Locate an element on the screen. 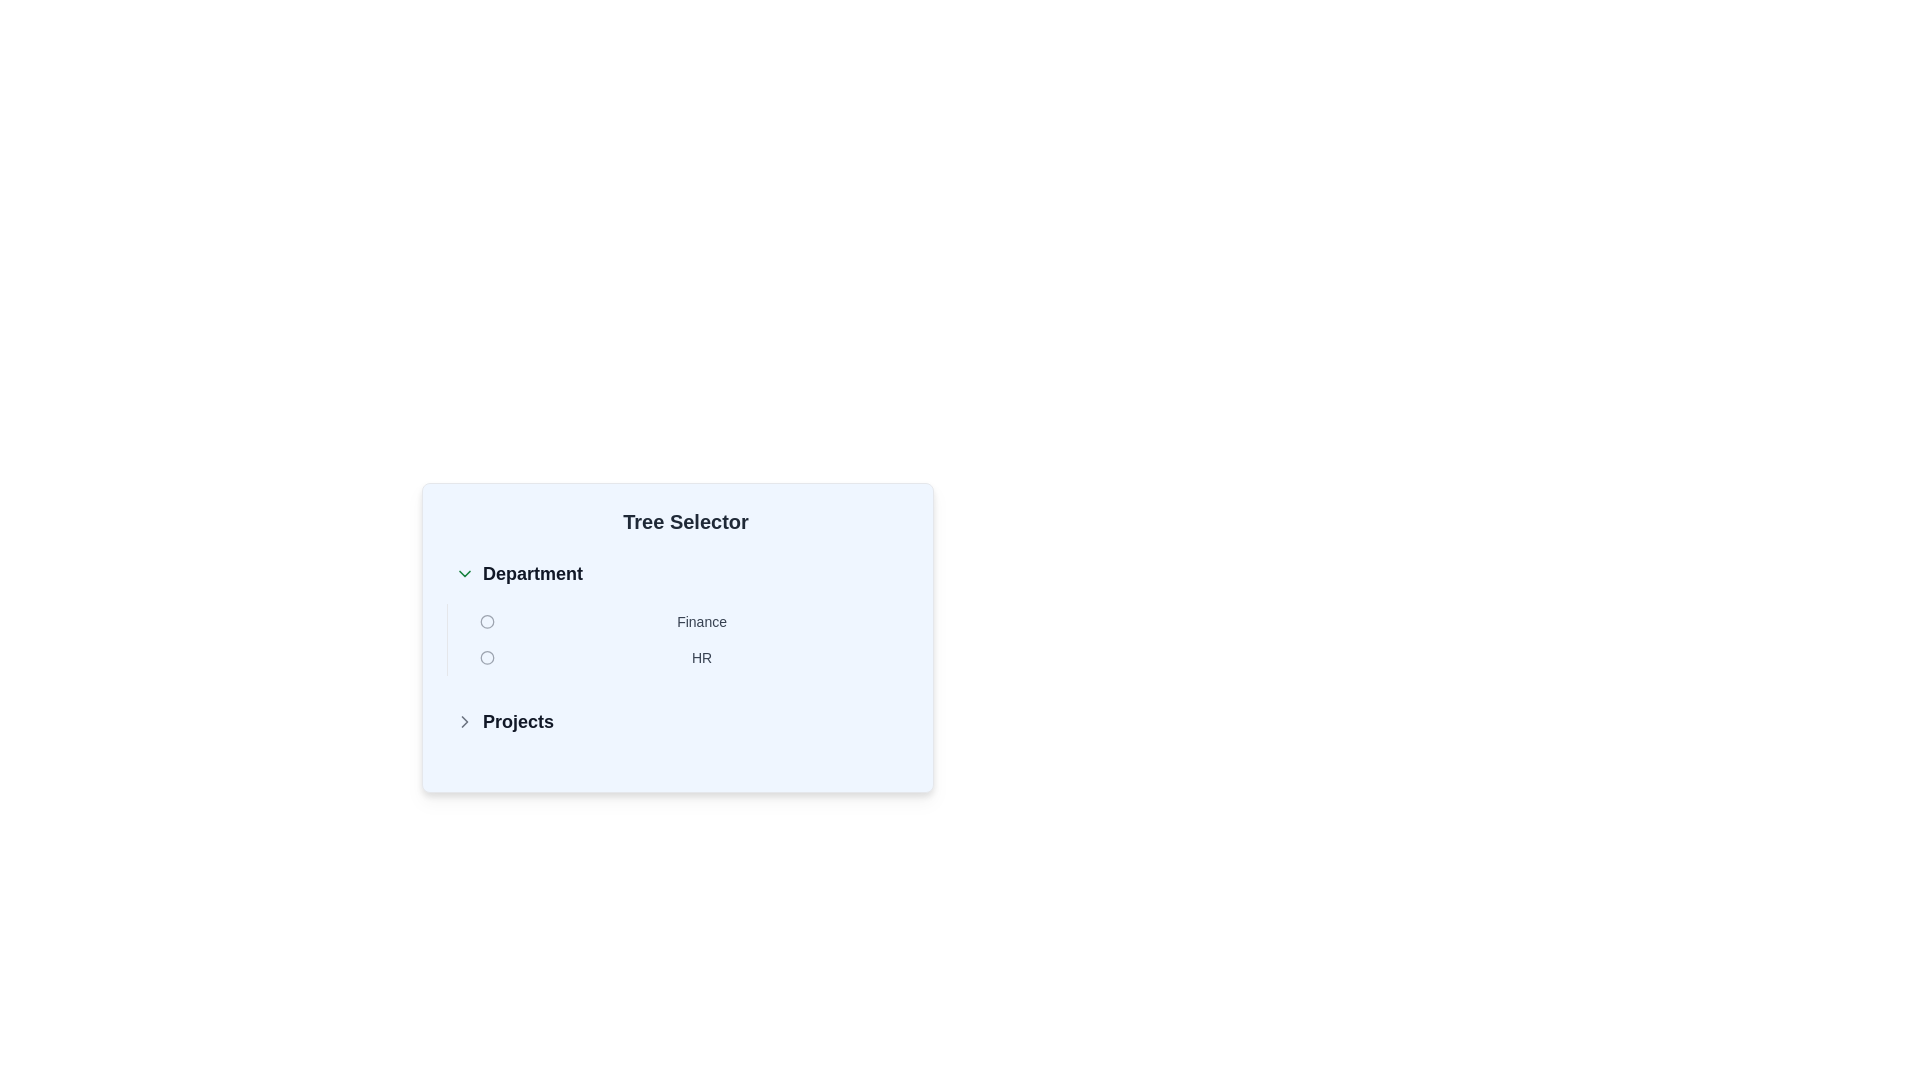 The height and width of the screenshot is (1080, 1920). the Collapsible tree selector is located at coordinates (677, 642).